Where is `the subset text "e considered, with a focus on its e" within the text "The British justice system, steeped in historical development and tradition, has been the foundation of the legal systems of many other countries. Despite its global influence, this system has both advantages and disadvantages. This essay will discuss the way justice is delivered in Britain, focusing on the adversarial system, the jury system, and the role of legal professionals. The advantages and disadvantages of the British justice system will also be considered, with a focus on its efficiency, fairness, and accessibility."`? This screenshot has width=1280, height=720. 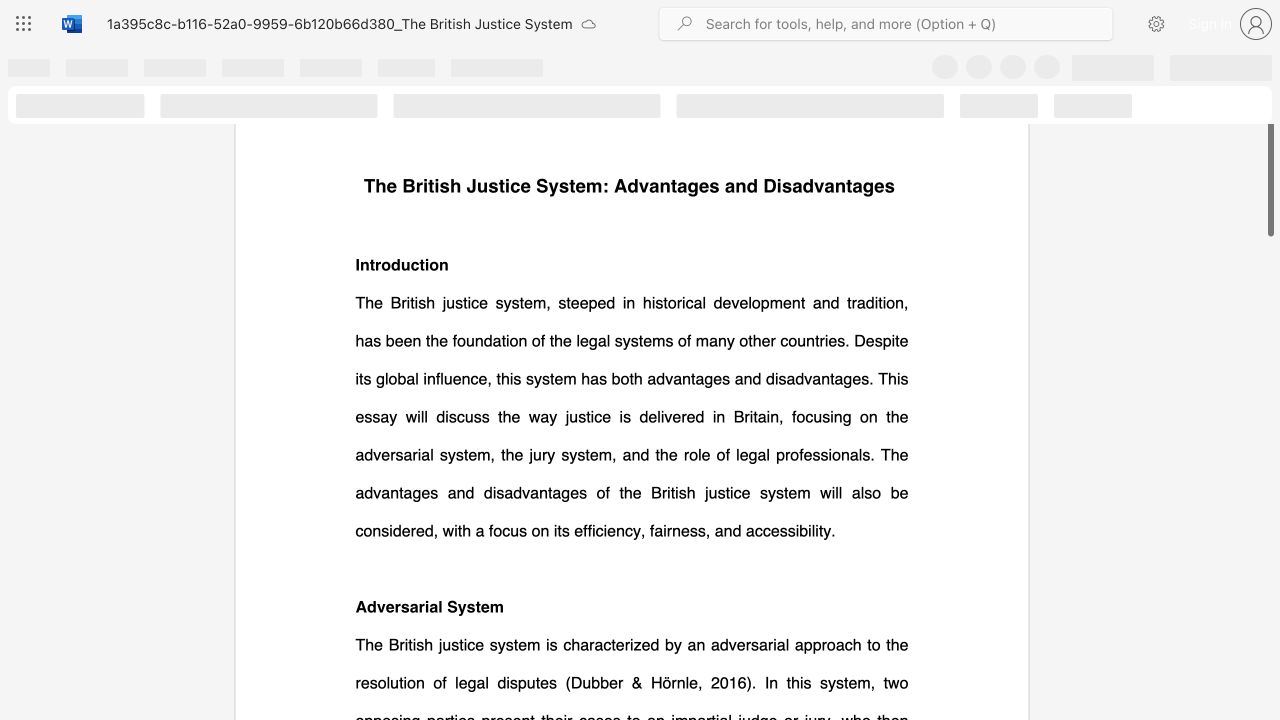
the subset text "e considered, with a focus on its e" within the text "The British justice system, steeped in historical development and tradition, has been the foundation of the legal systems of many other countries. Despite its global influence, this system has both advantages and disadvantages. This essay will discuss the way justice is delivered in Britain, focusing on the adversarial system, the jury system, and the role of legal professionals. The advantages and disadvantages of the British justice system will also be considered, with a focus on its efficiency, fairness, and accessibility." is located at coordinates (898, 492).